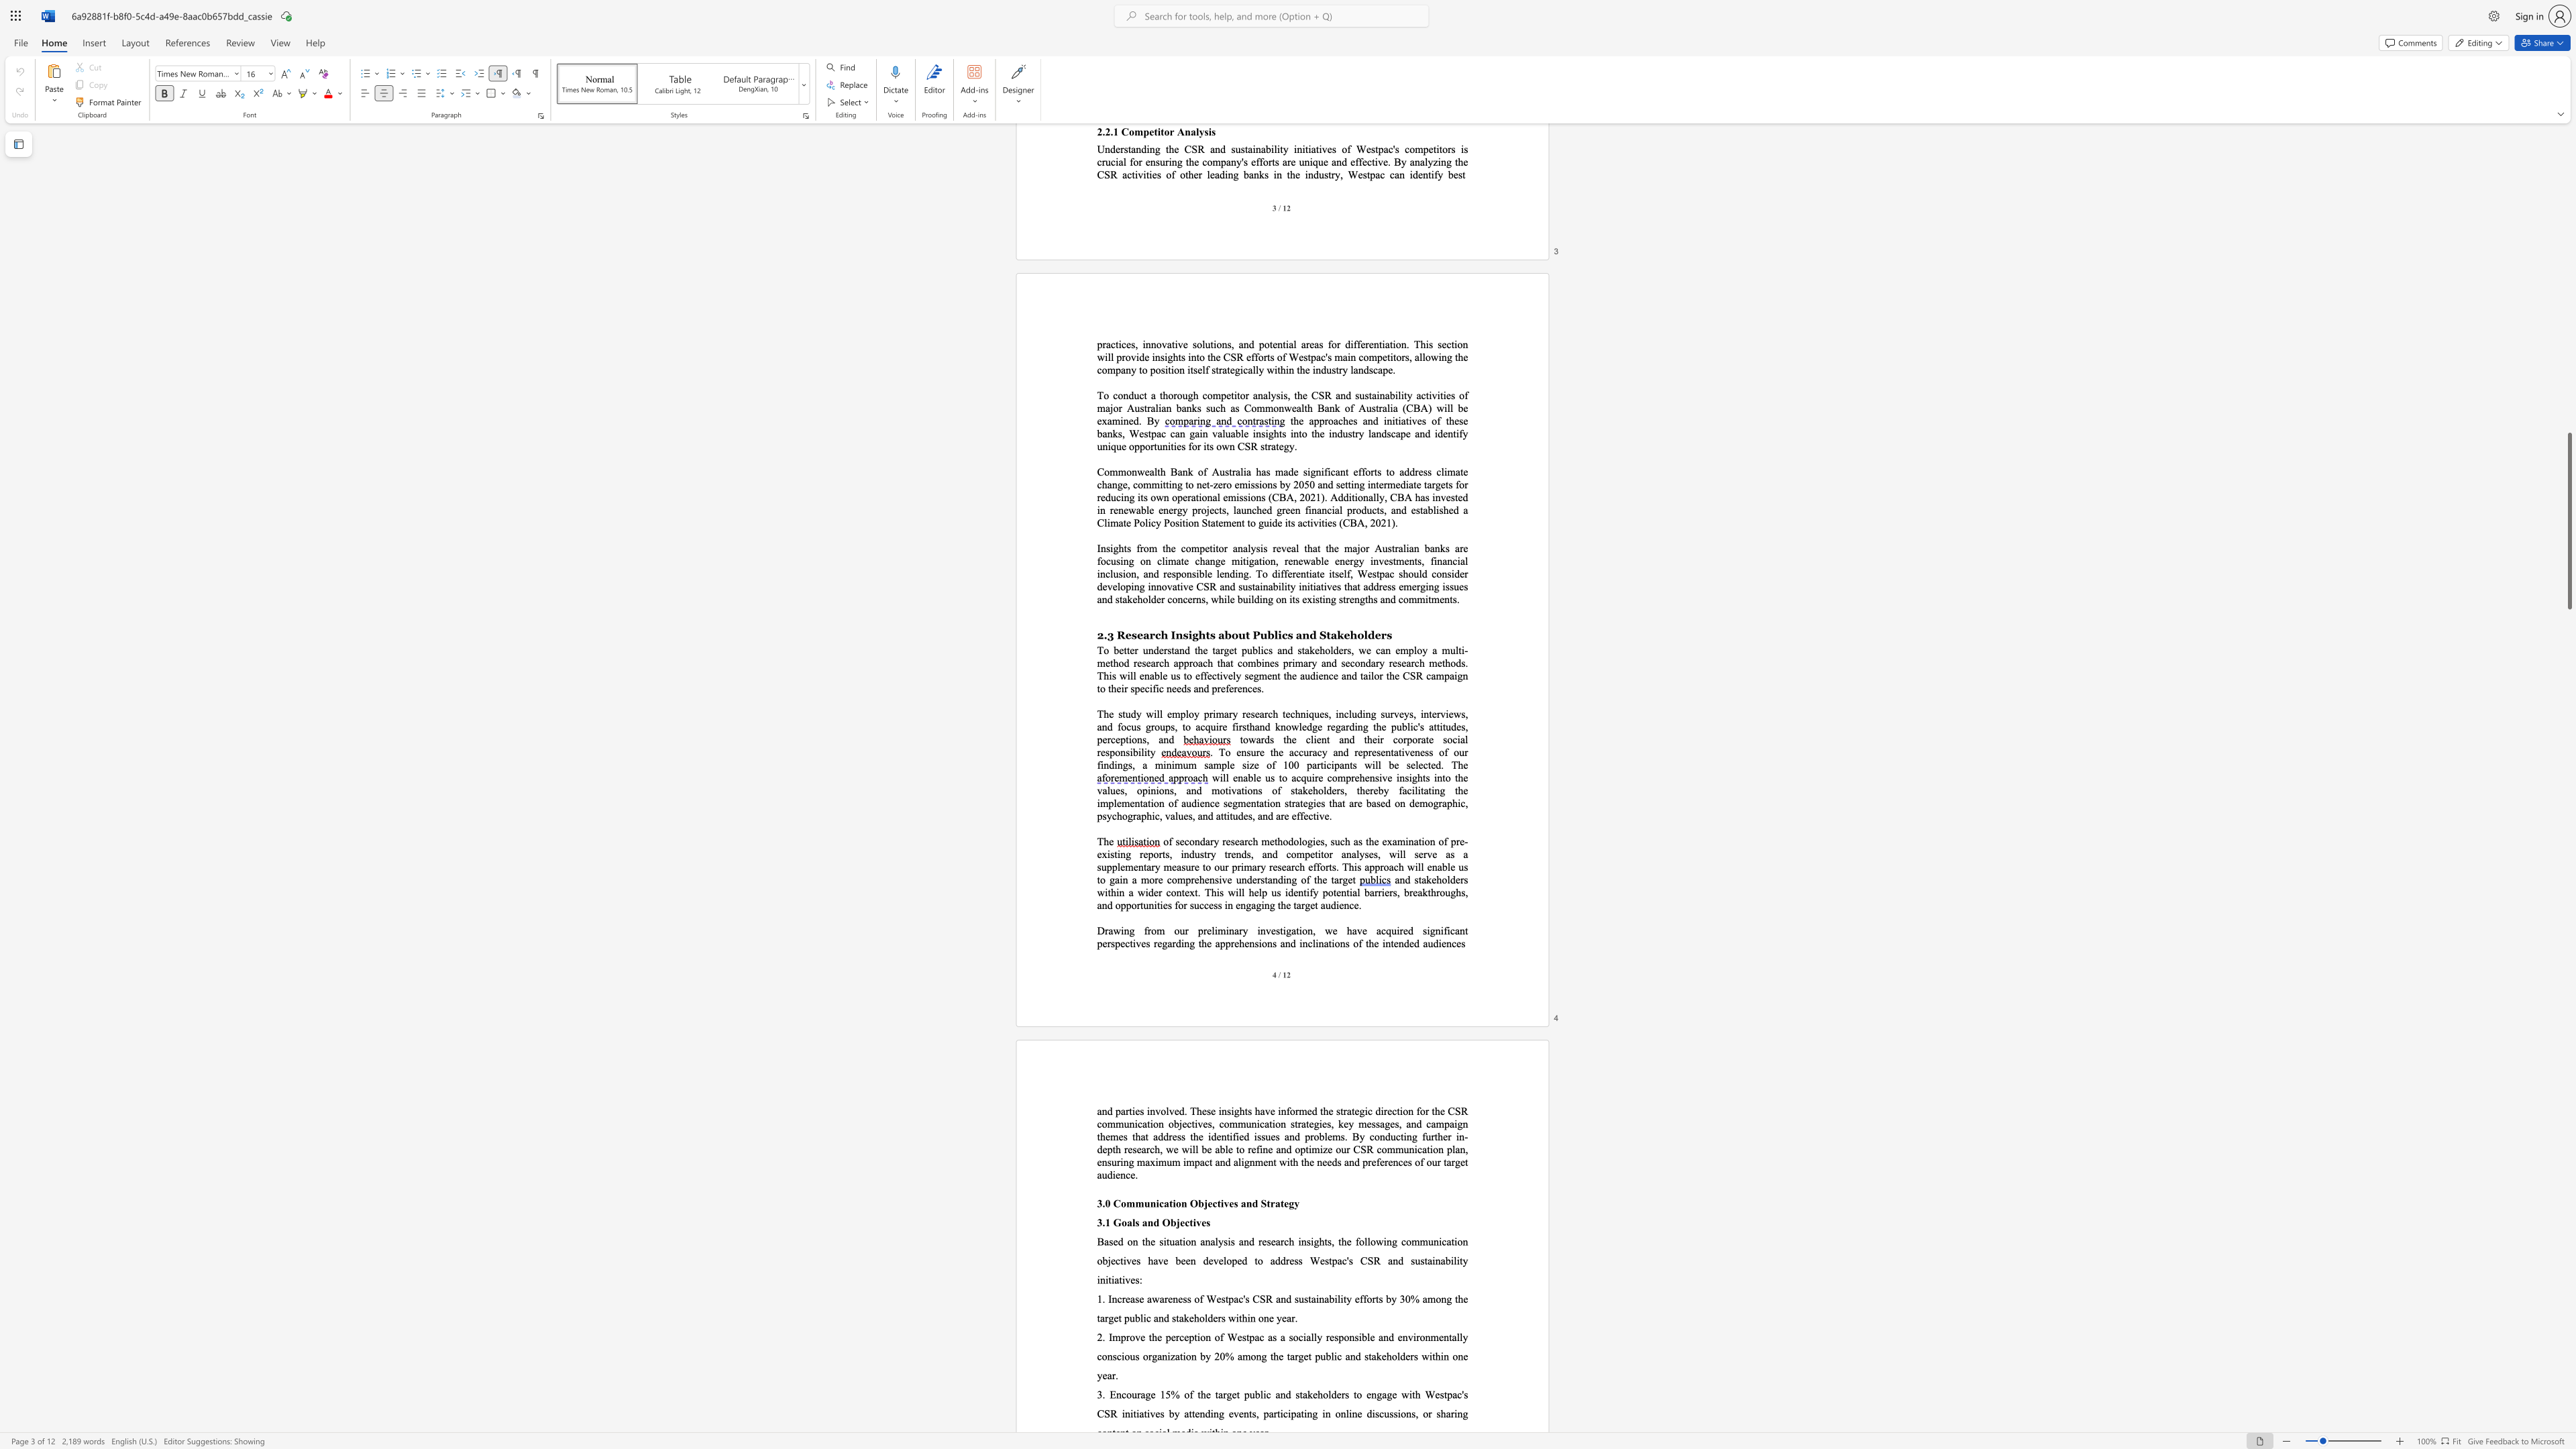  I want to click on the 1th character "s" in the text, so click(1176, 841).